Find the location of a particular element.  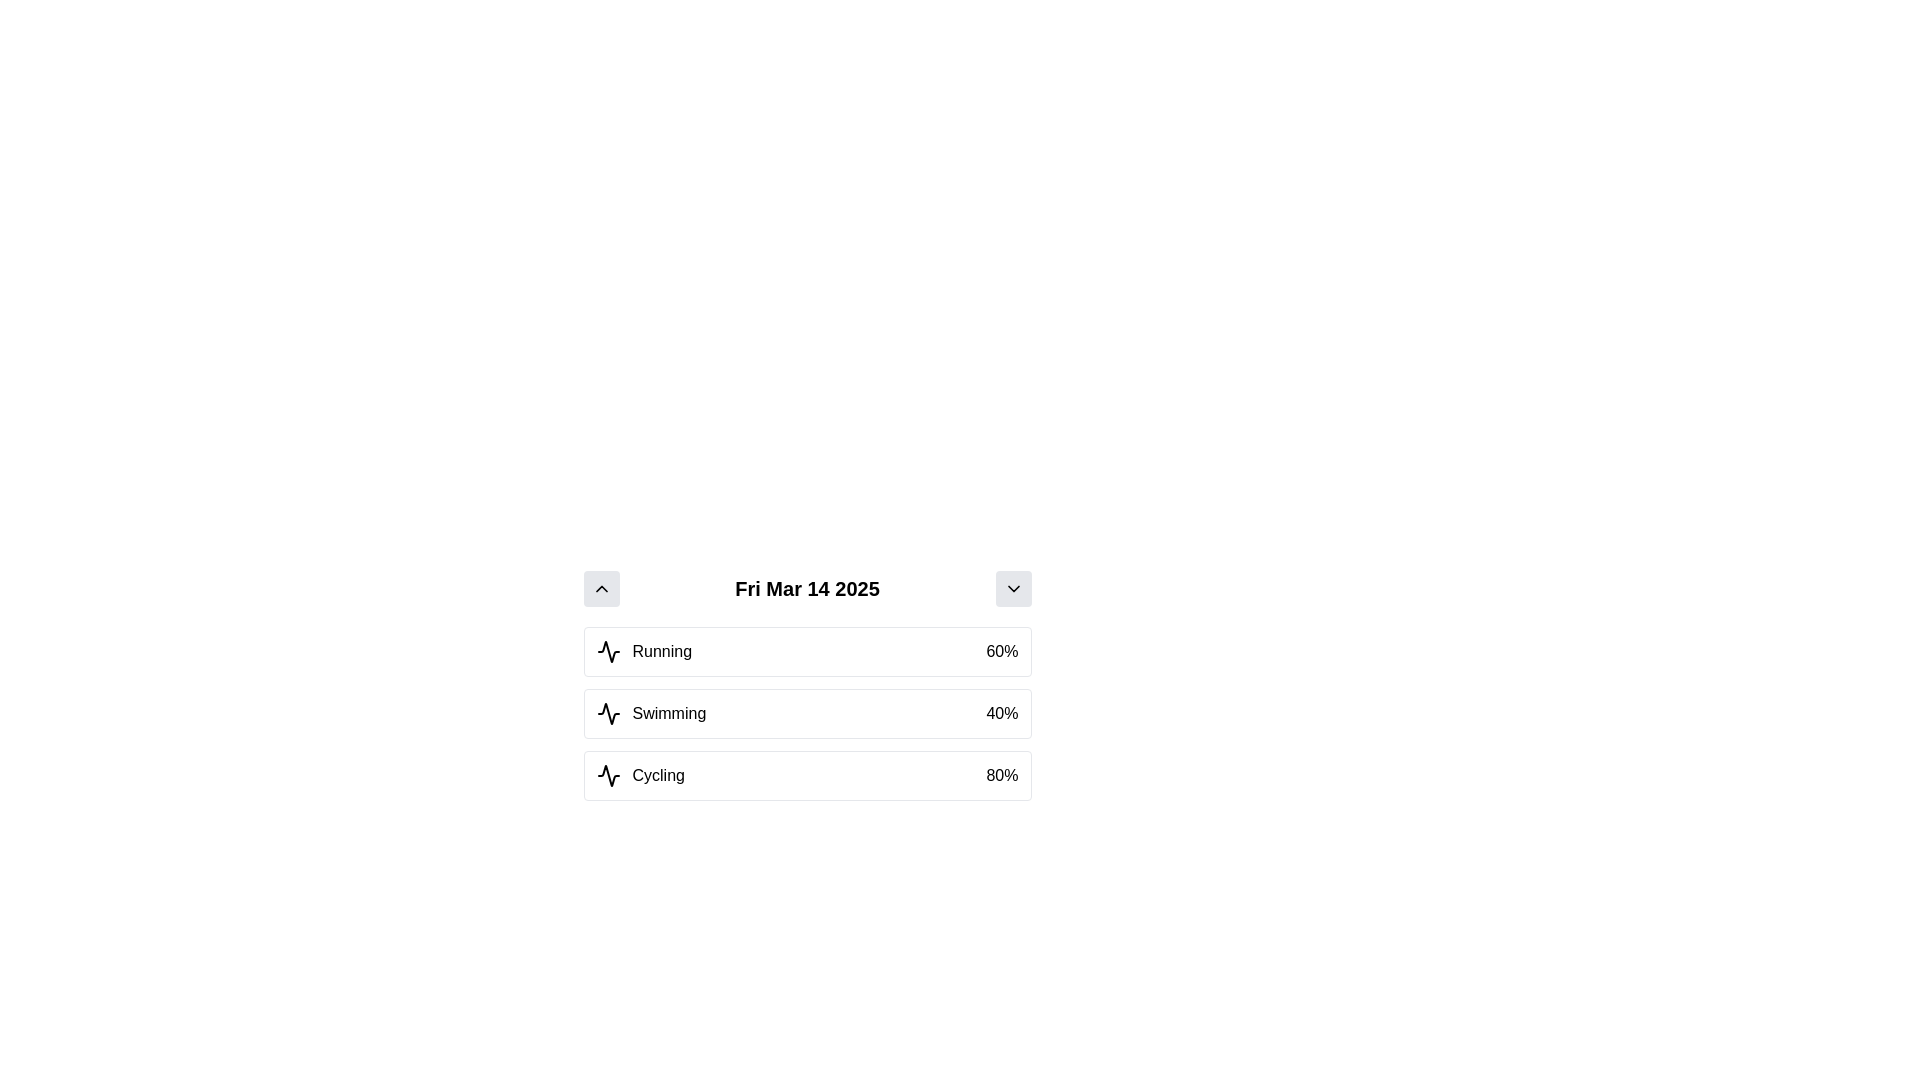

the 'Swimming' activity icon located in the second row of the list, immediately left of the text 'Swimming' is located at coordinates (607, 712).